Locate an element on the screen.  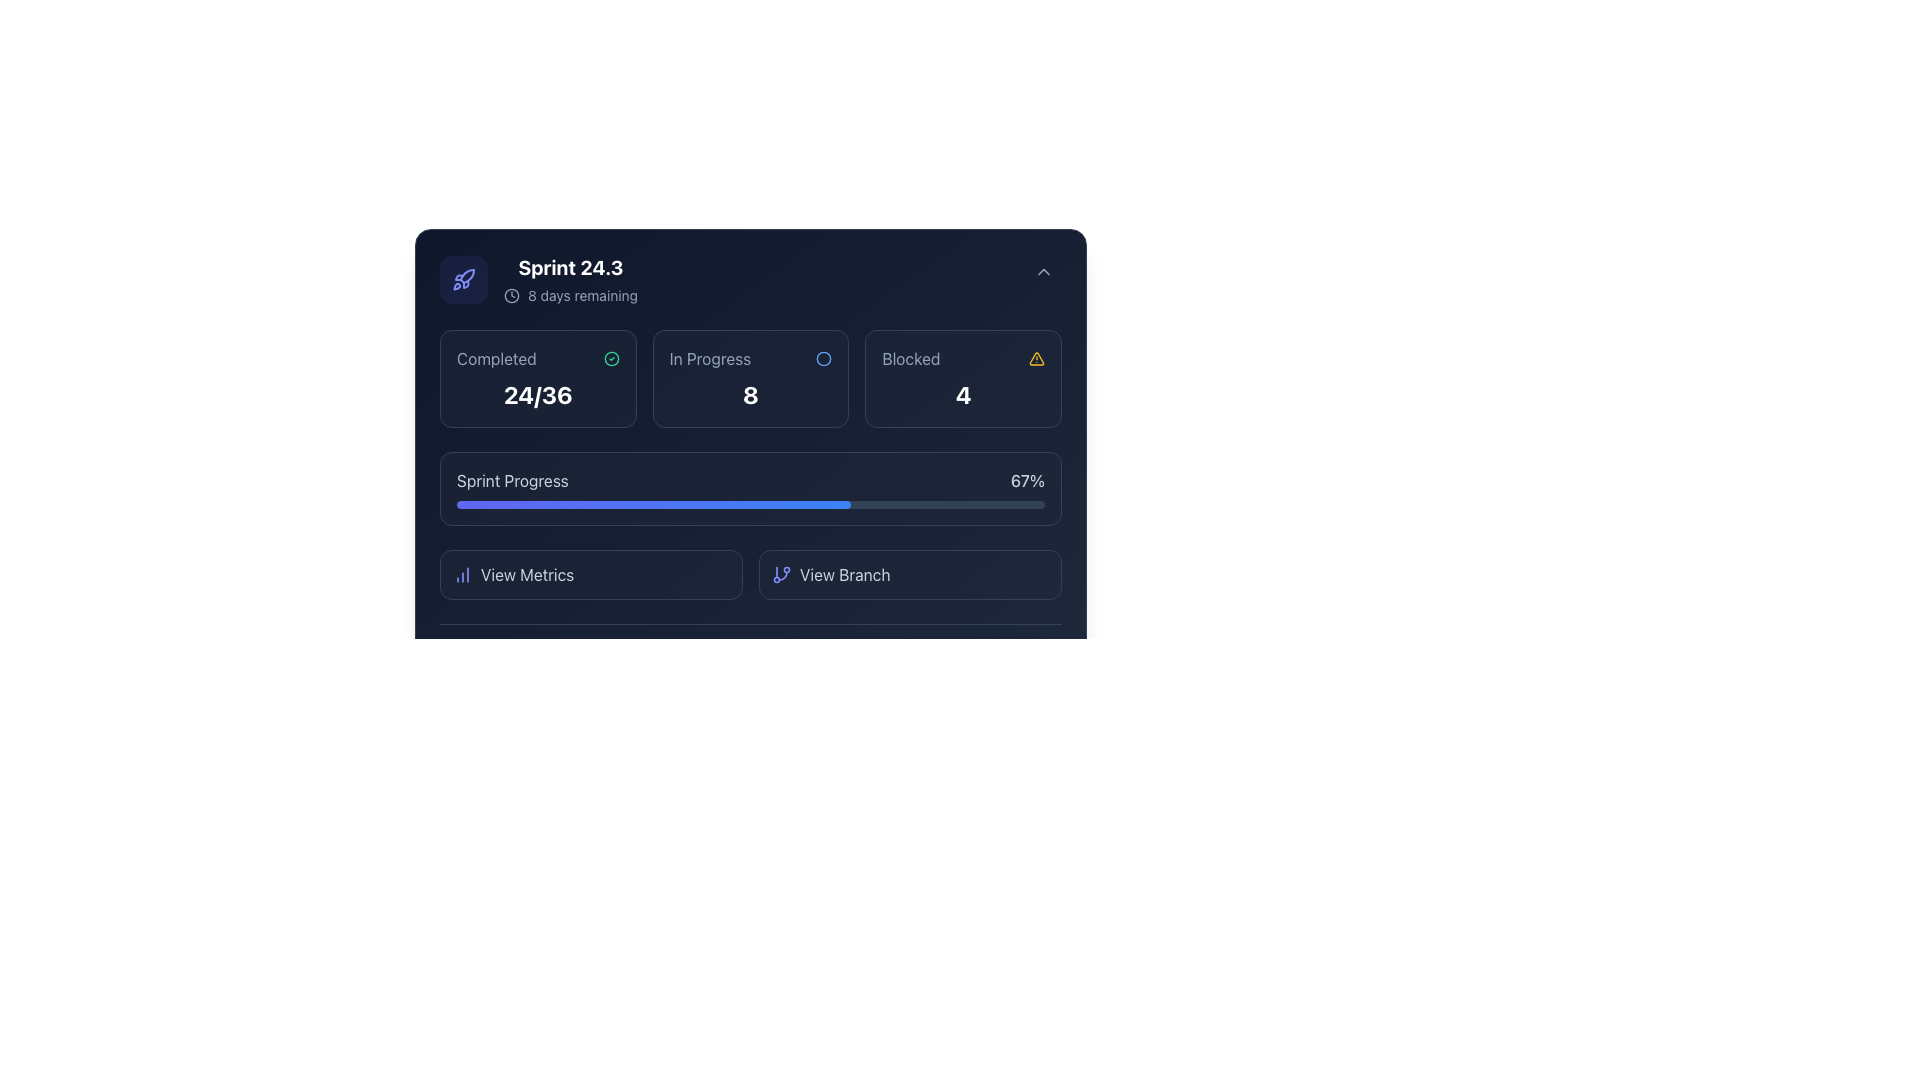
the small chevron icon button, styled as an upwards-pointing triangle, located in the top-right corner of the interface, above 'Sprint 24.3' and '8 days remaining', to change its background color is located at coordinates (1042, 272).